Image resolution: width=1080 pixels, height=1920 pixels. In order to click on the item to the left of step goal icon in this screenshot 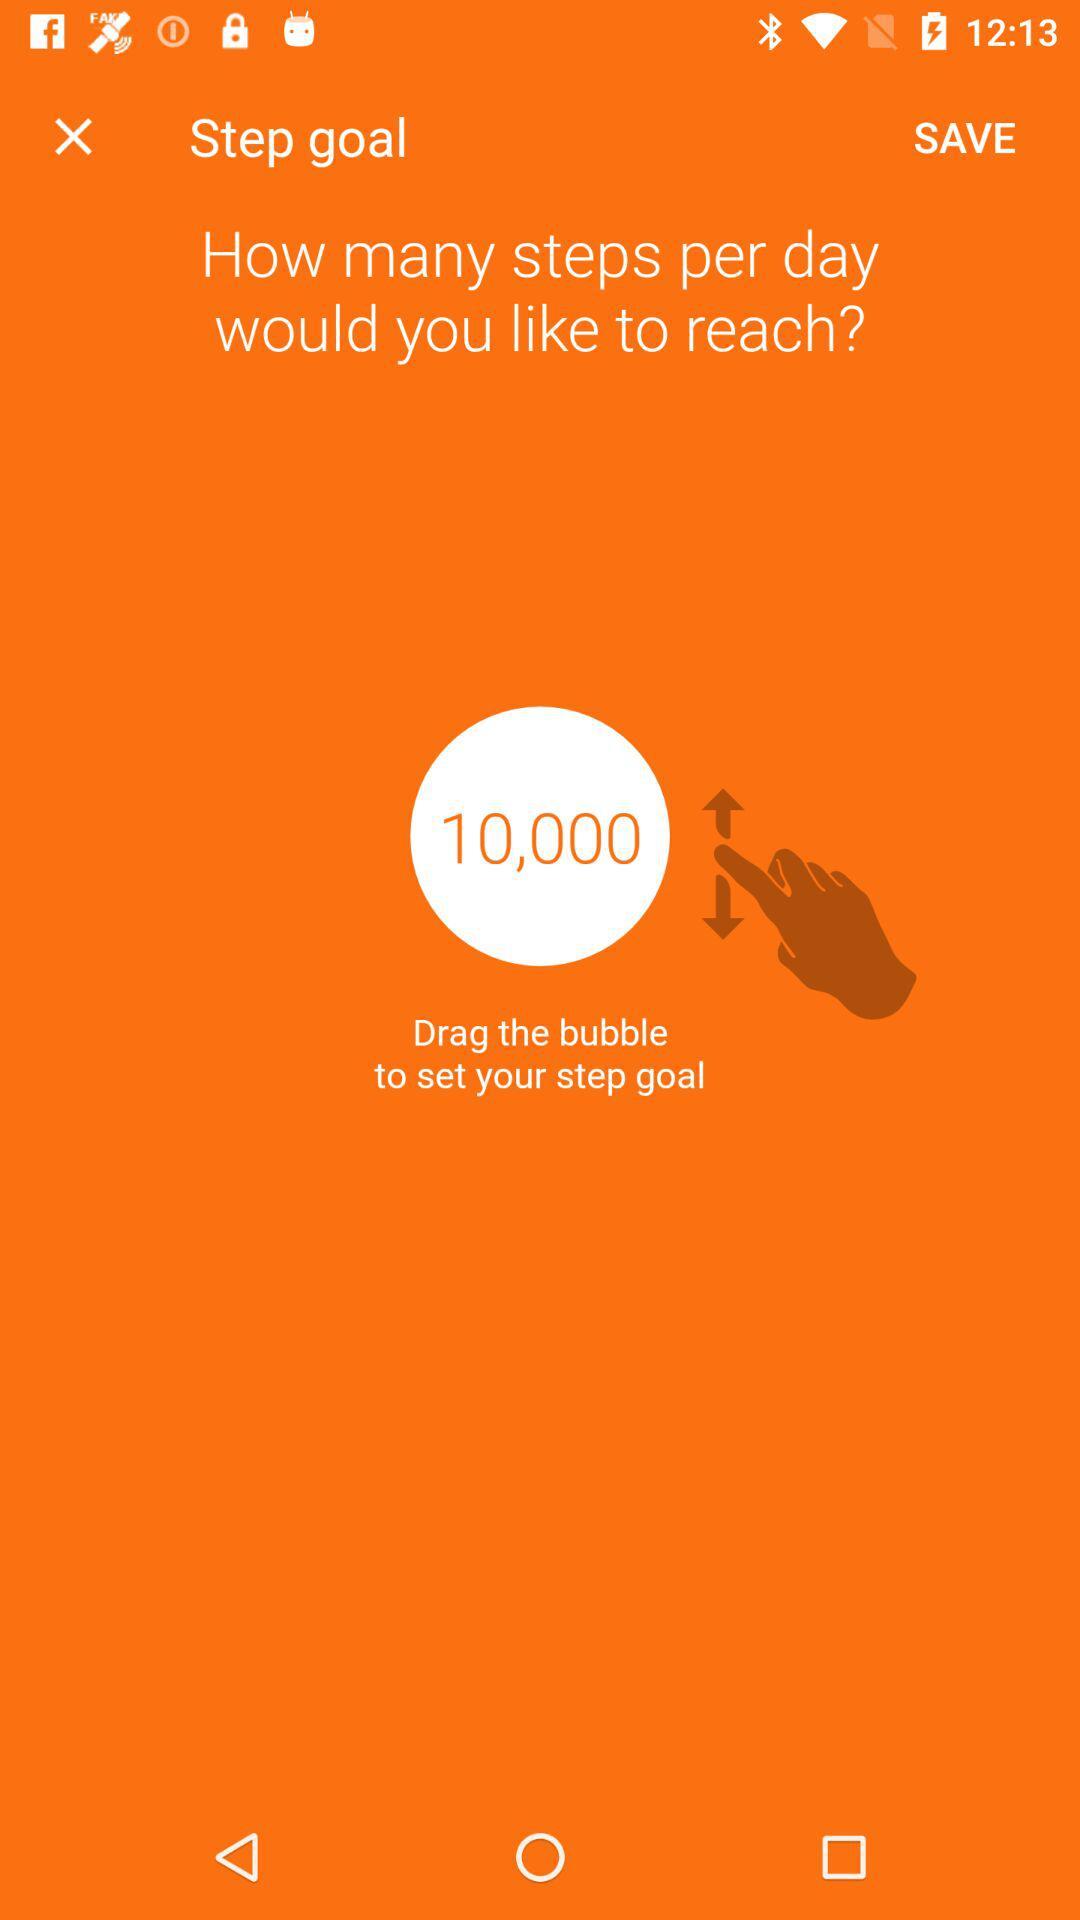, I will do `click(72, 135)`.